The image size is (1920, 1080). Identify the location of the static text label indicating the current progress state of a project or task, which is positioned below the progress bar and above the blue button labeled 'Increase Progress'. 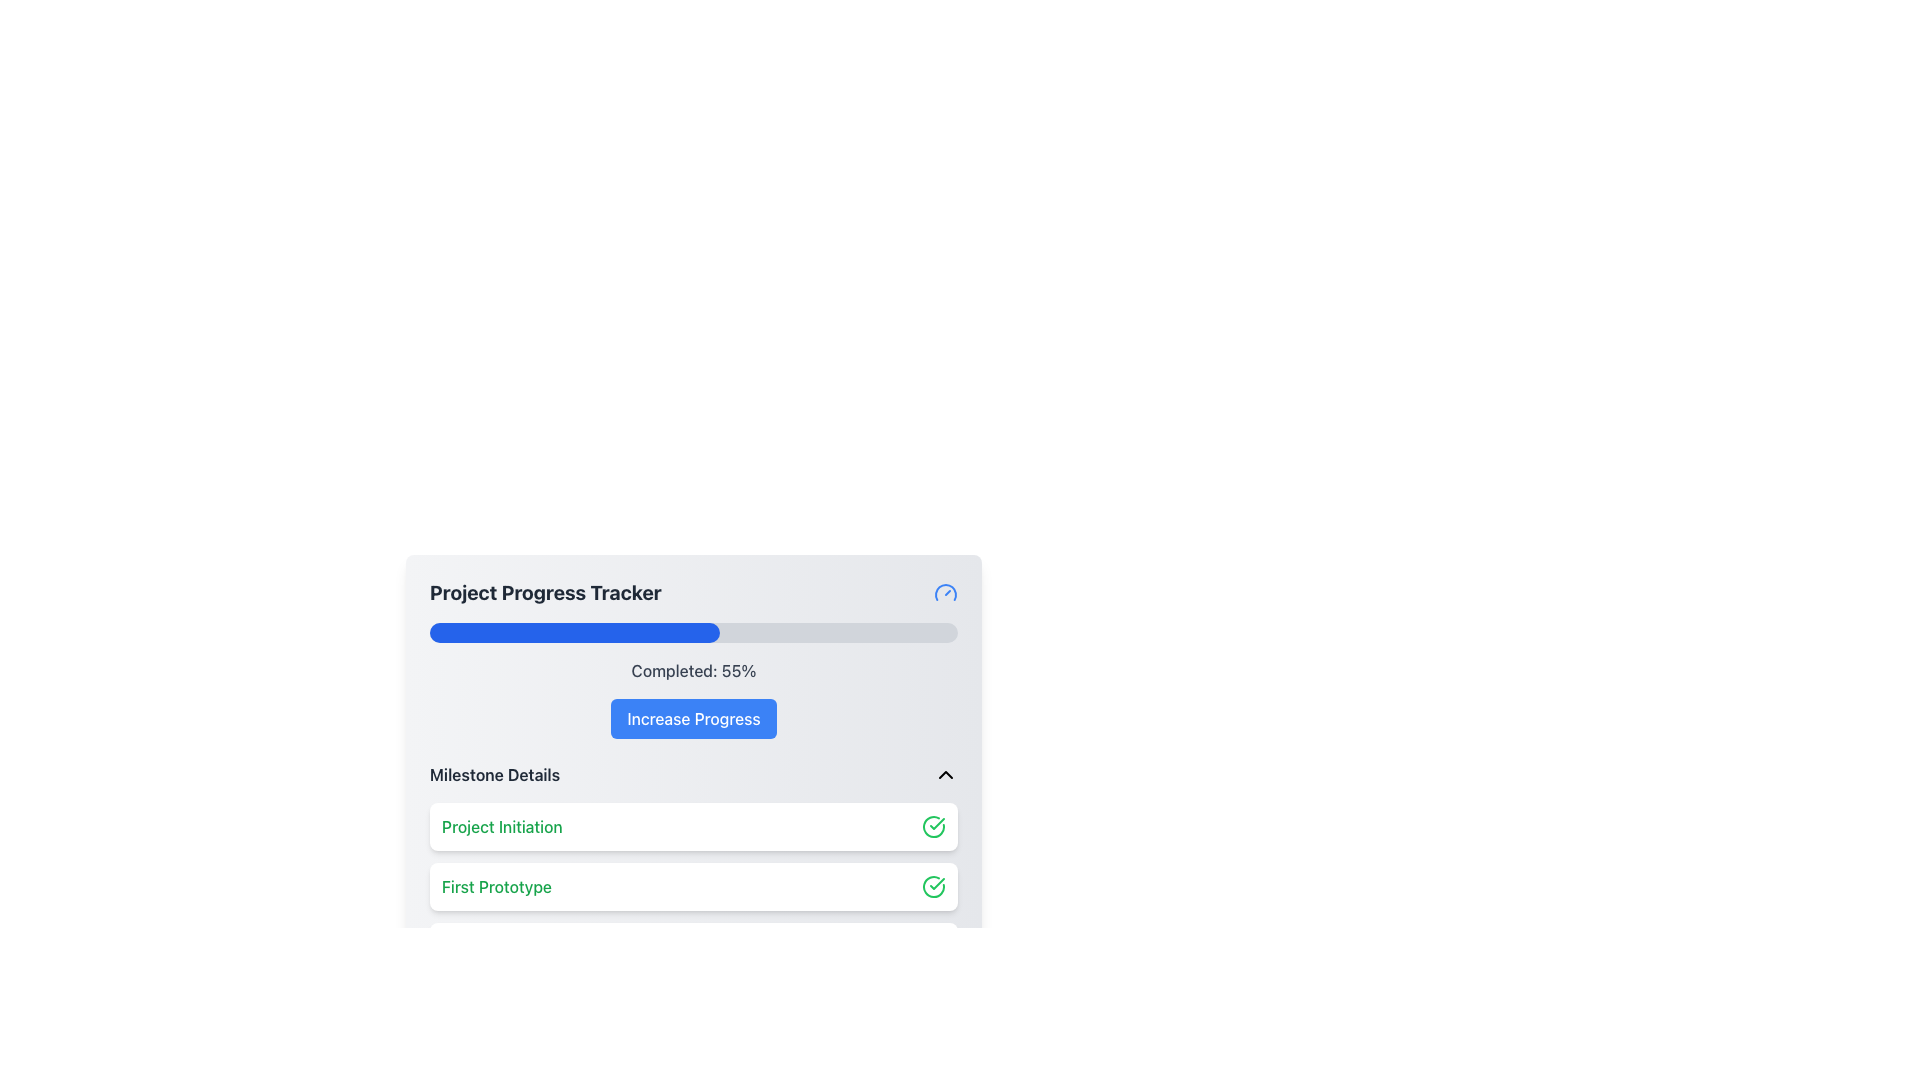
(694, 671).